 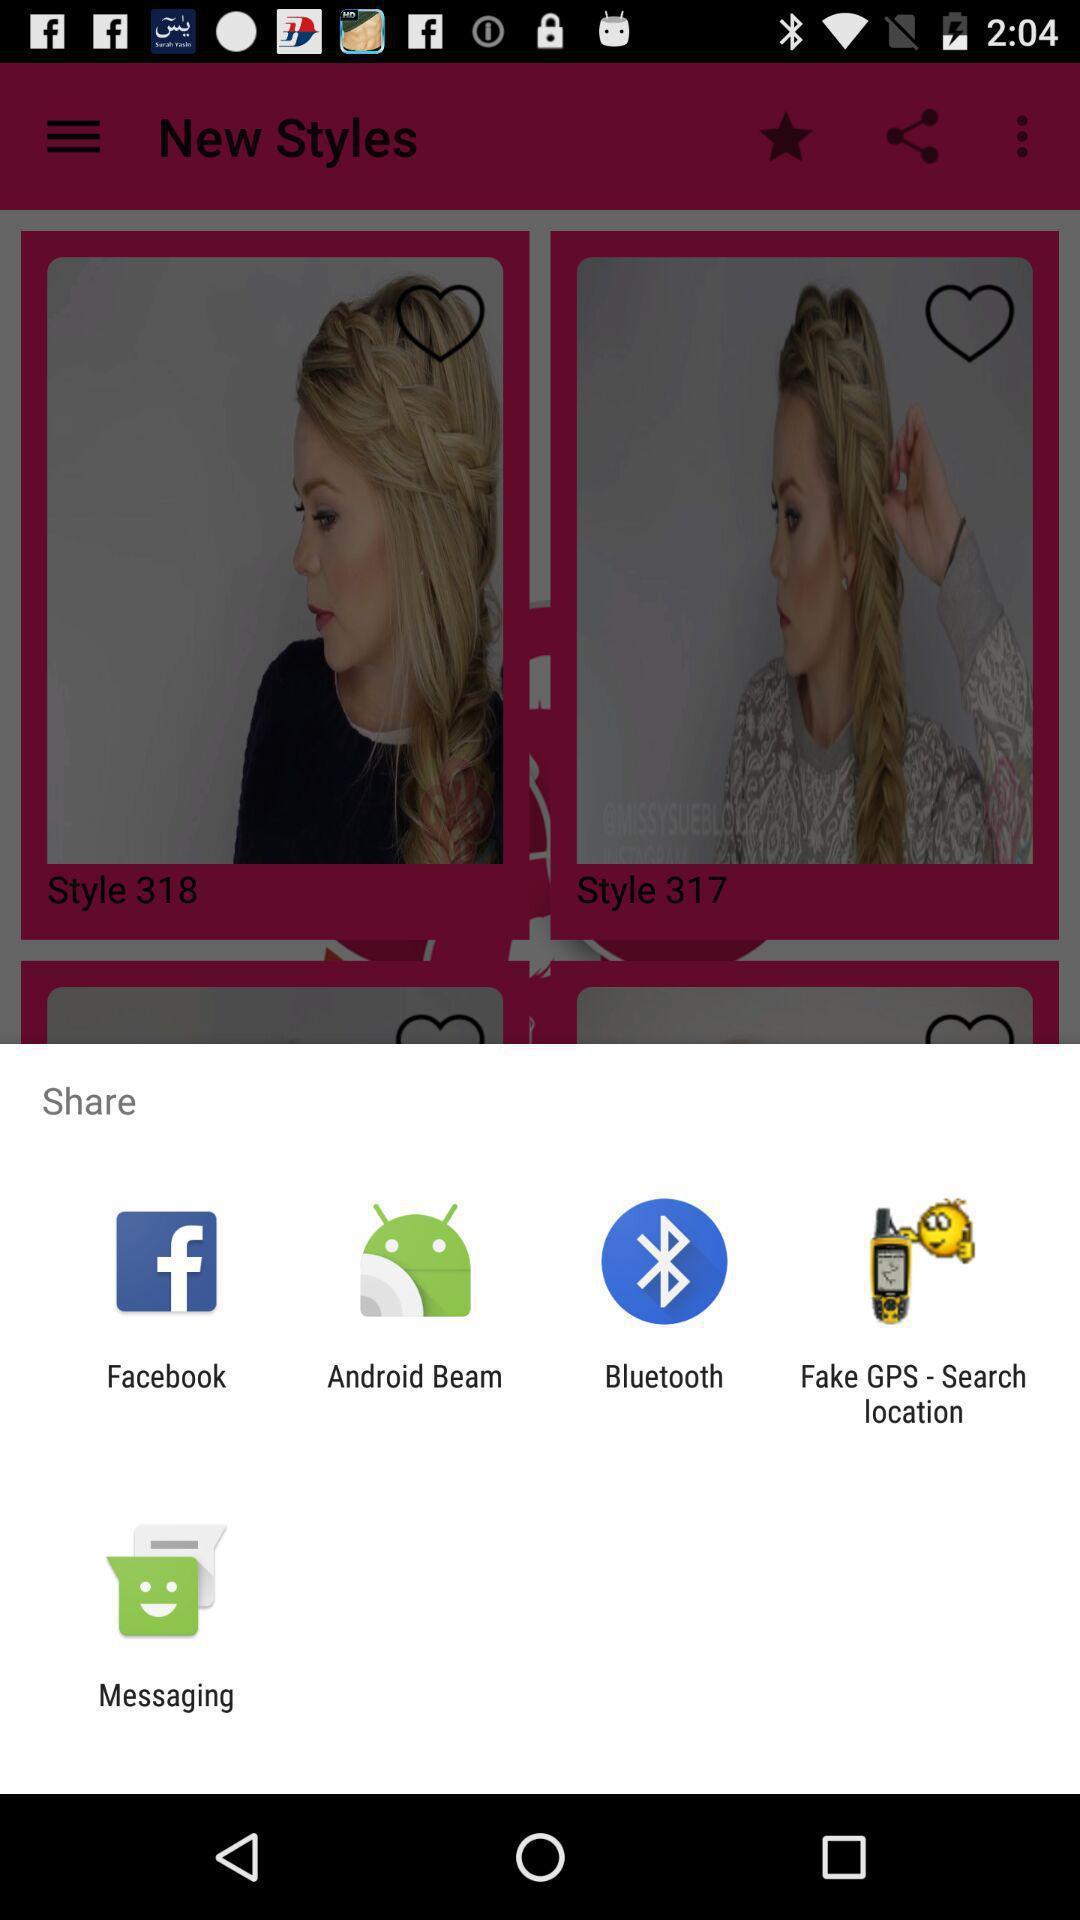 What do you see at coordinates (165, 1711) in the screenshot?
I see `messaging icon` at bounding box center [165, 1711].